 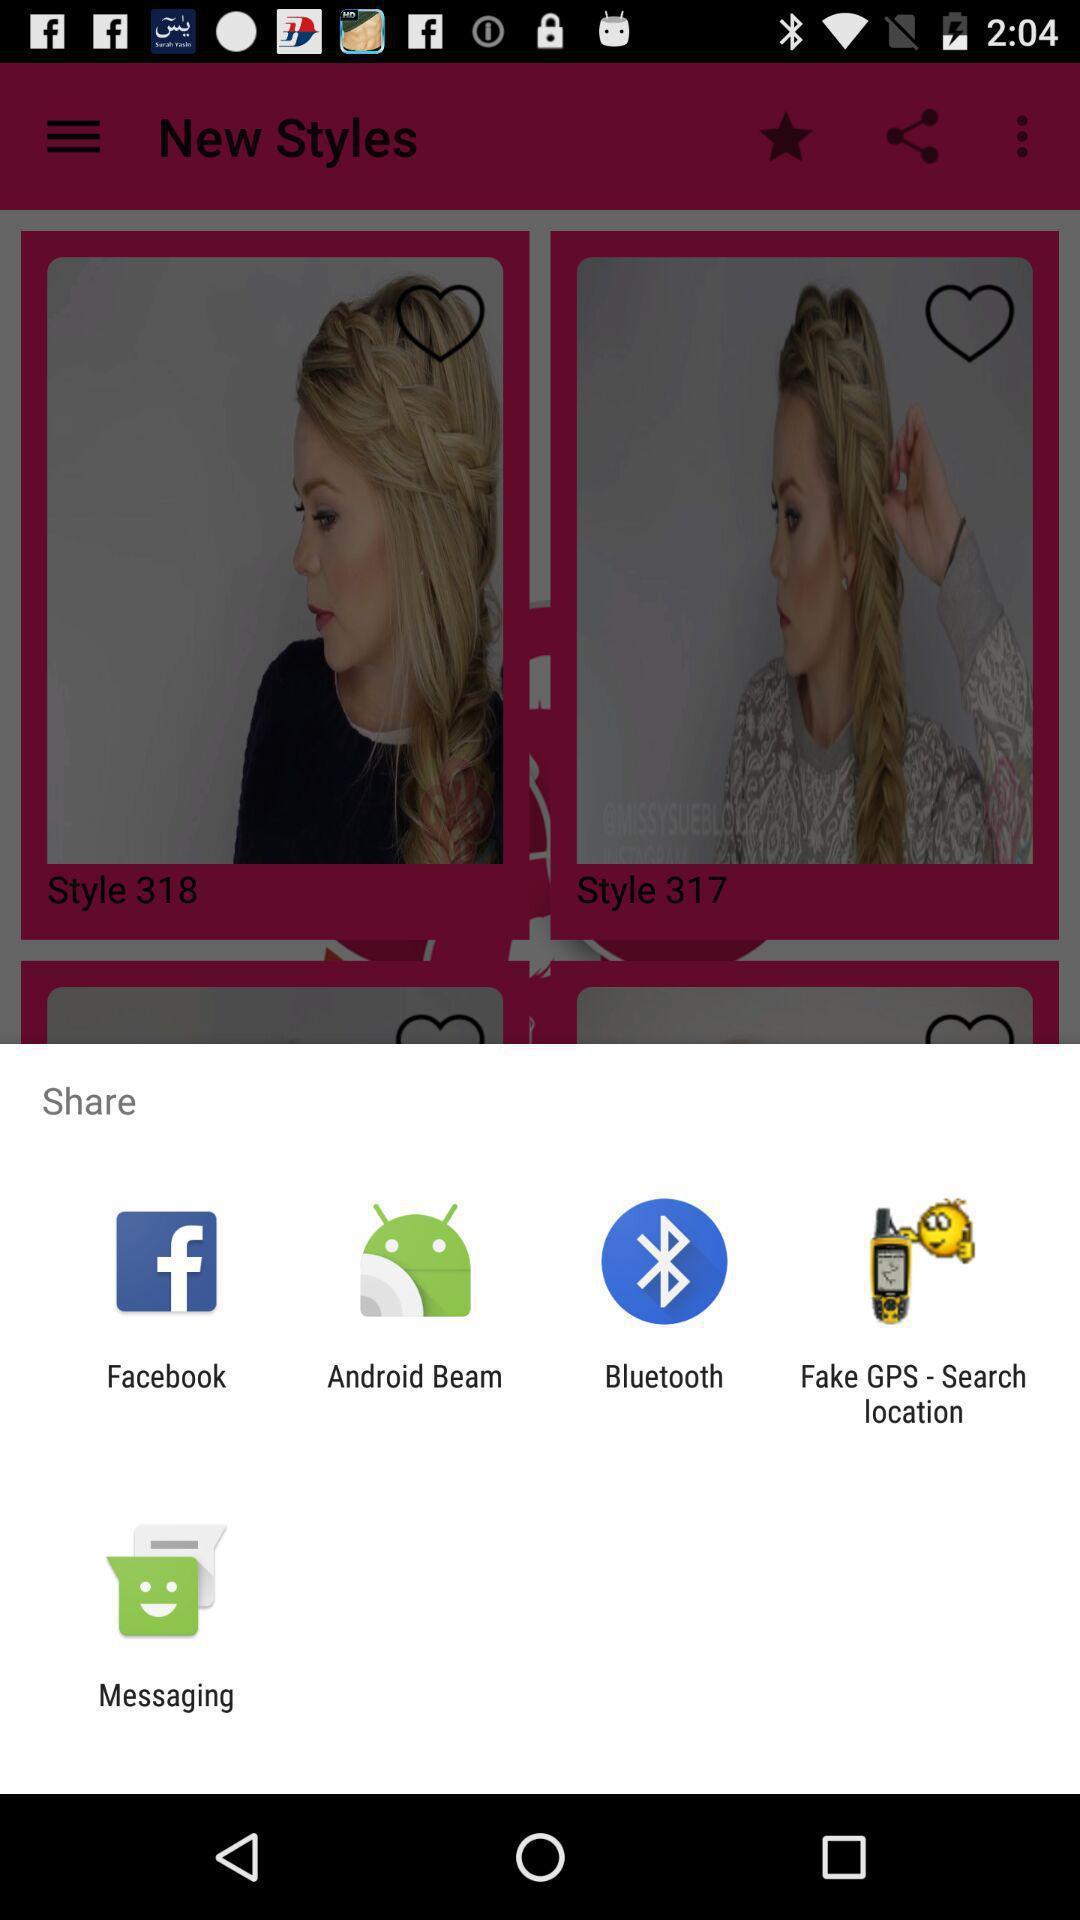 What do you see at coordinates (165, 1711) in the screenshot?
I see `messaging icon` at bounding box center [165, 1711].